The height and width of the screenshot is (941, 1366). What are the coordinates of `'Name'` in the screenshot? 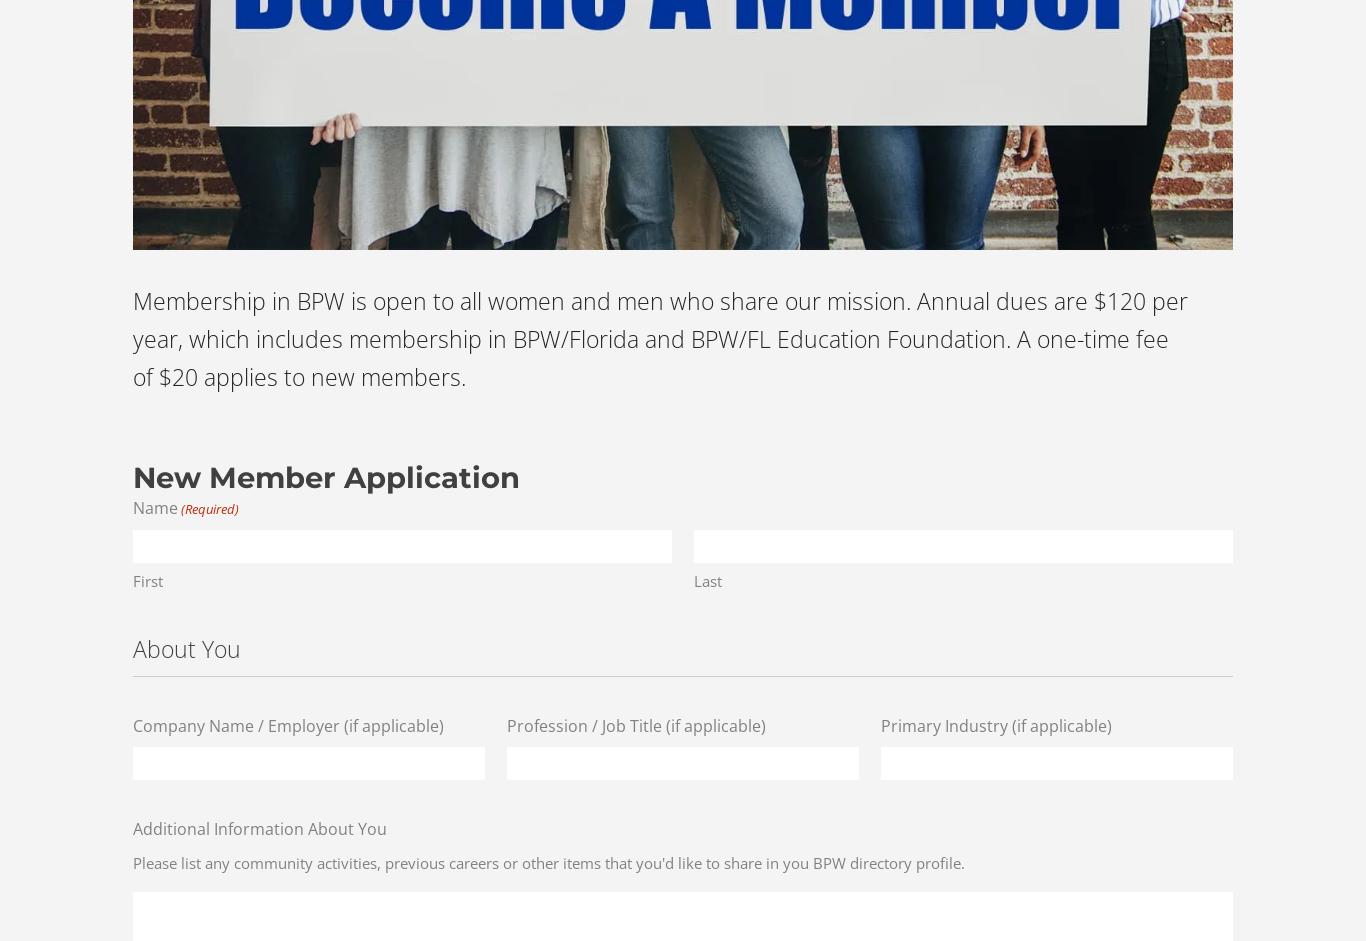 It's located at (132, 506).